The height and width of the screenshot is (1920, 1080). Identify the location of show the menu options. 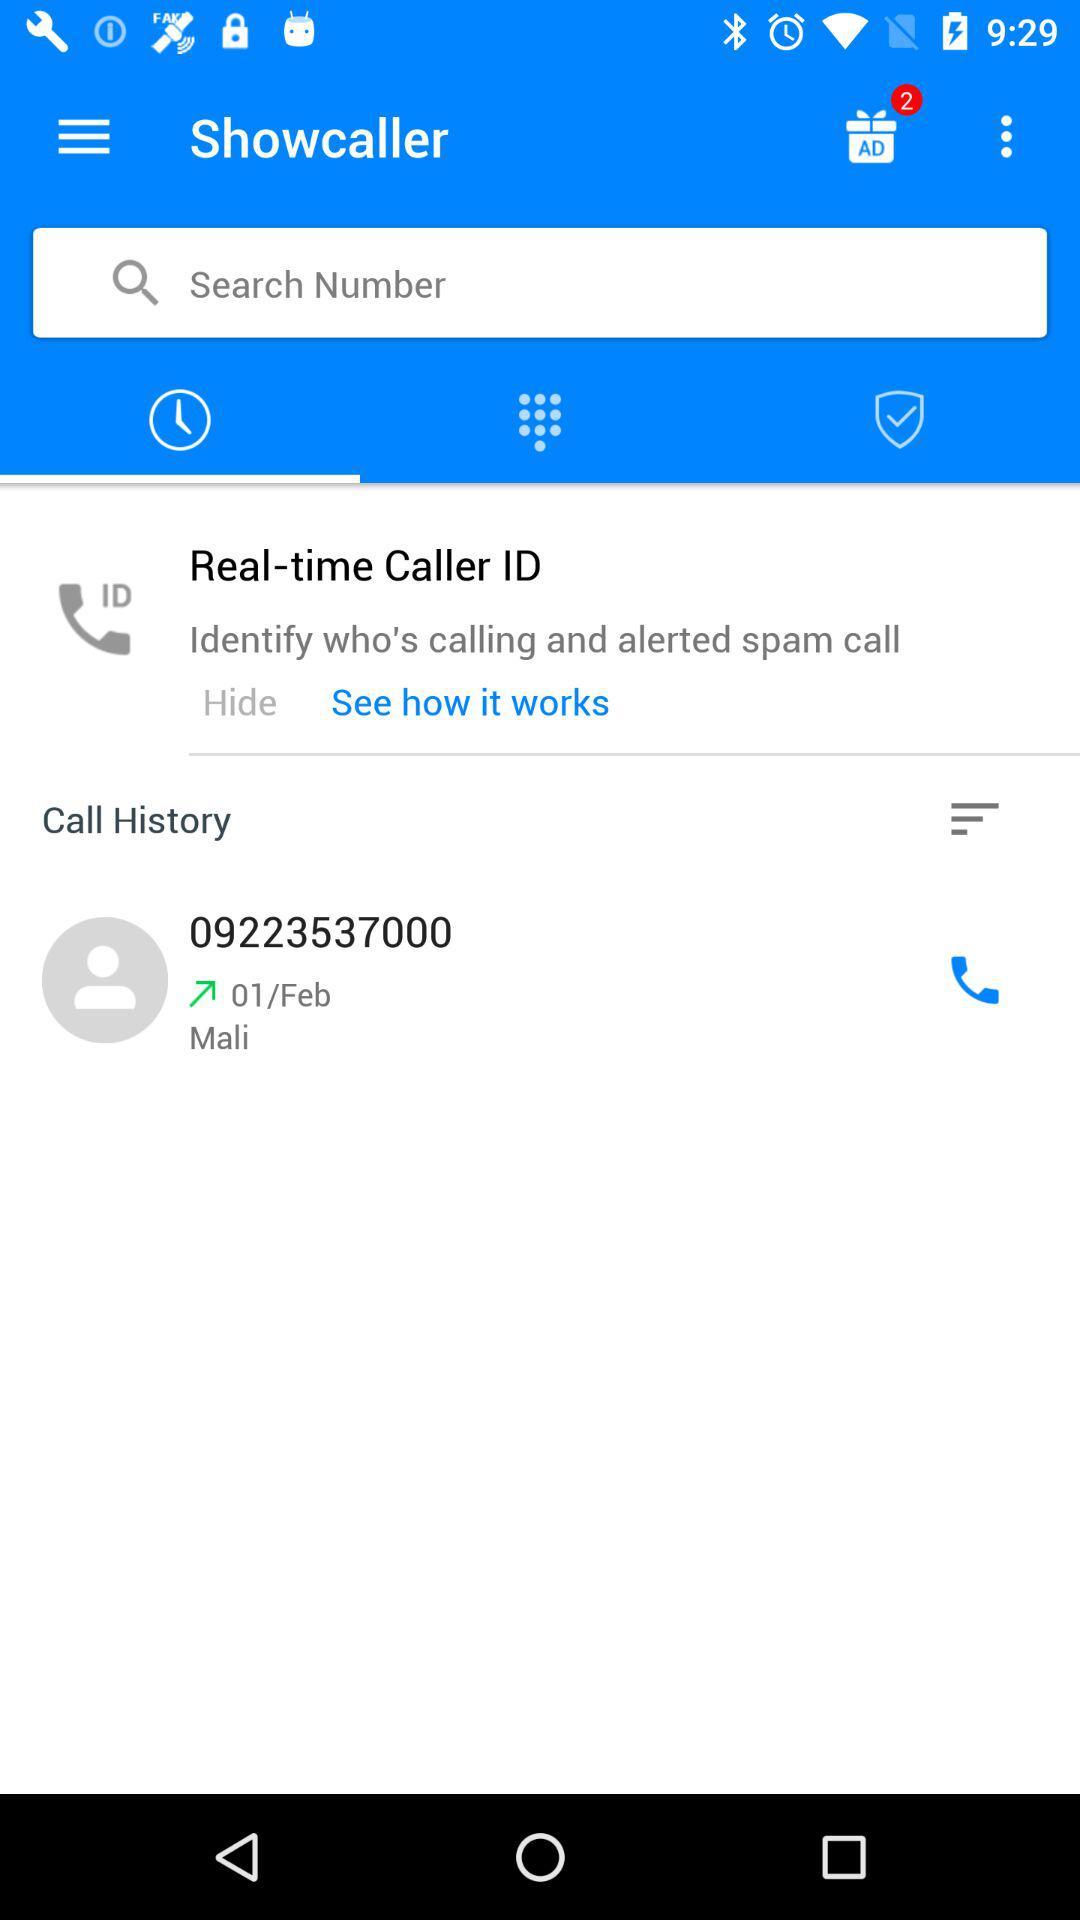
(83, 135).